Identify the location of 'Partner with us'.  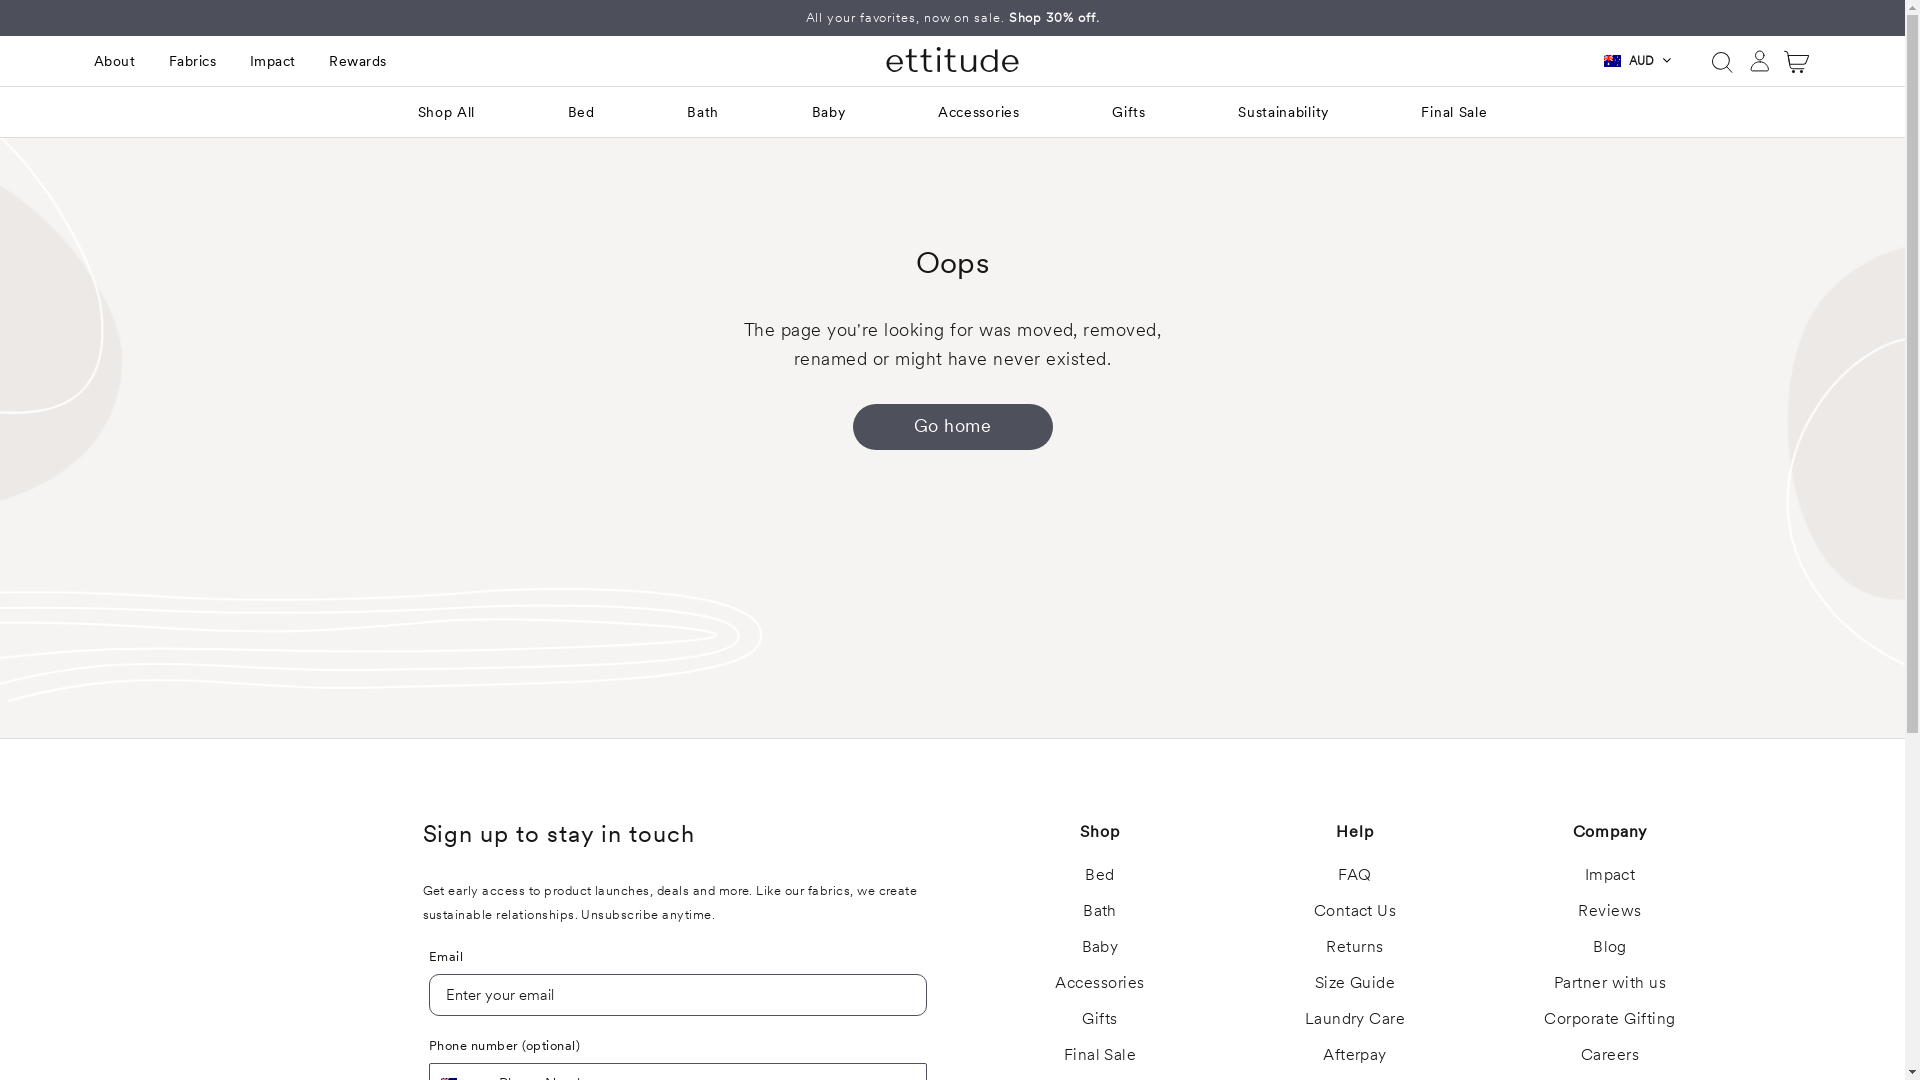
(1609, 981).